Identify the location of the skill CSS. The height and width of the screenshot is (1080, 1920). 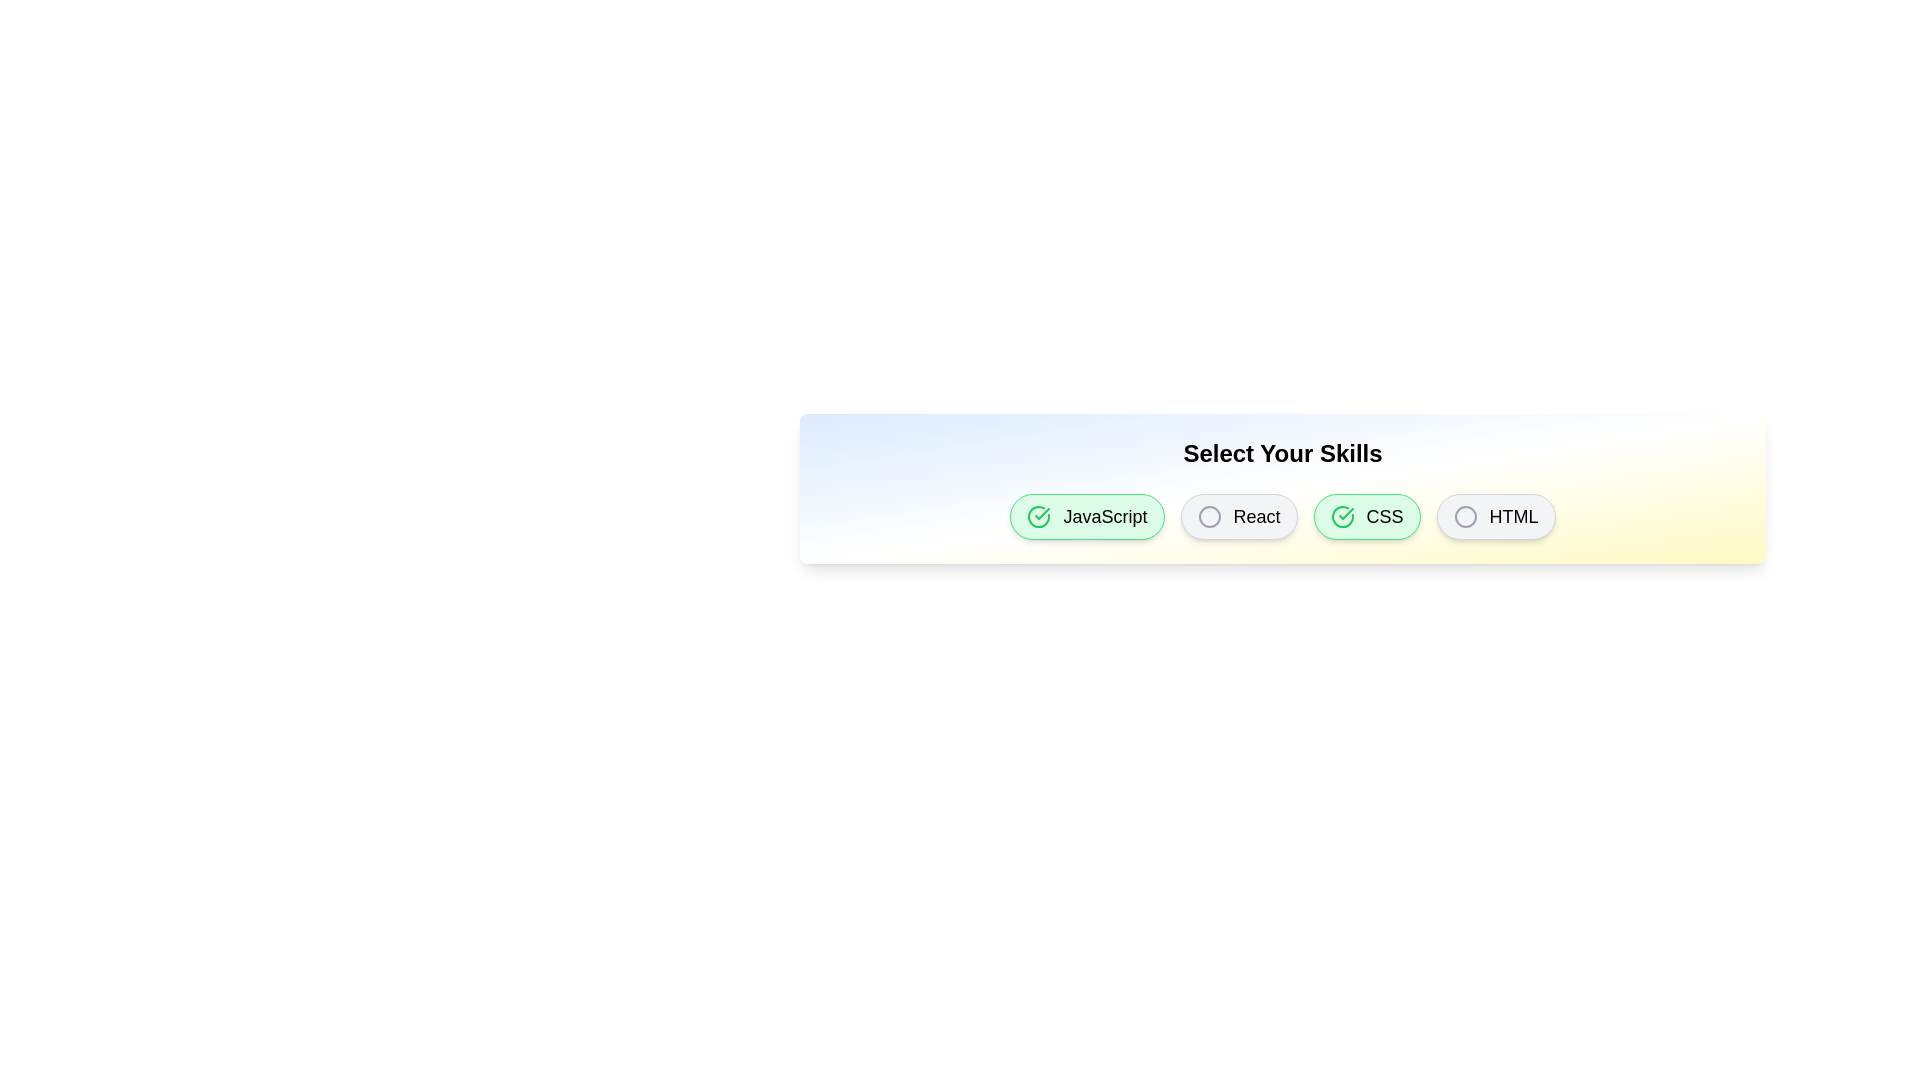
(1366, 515).